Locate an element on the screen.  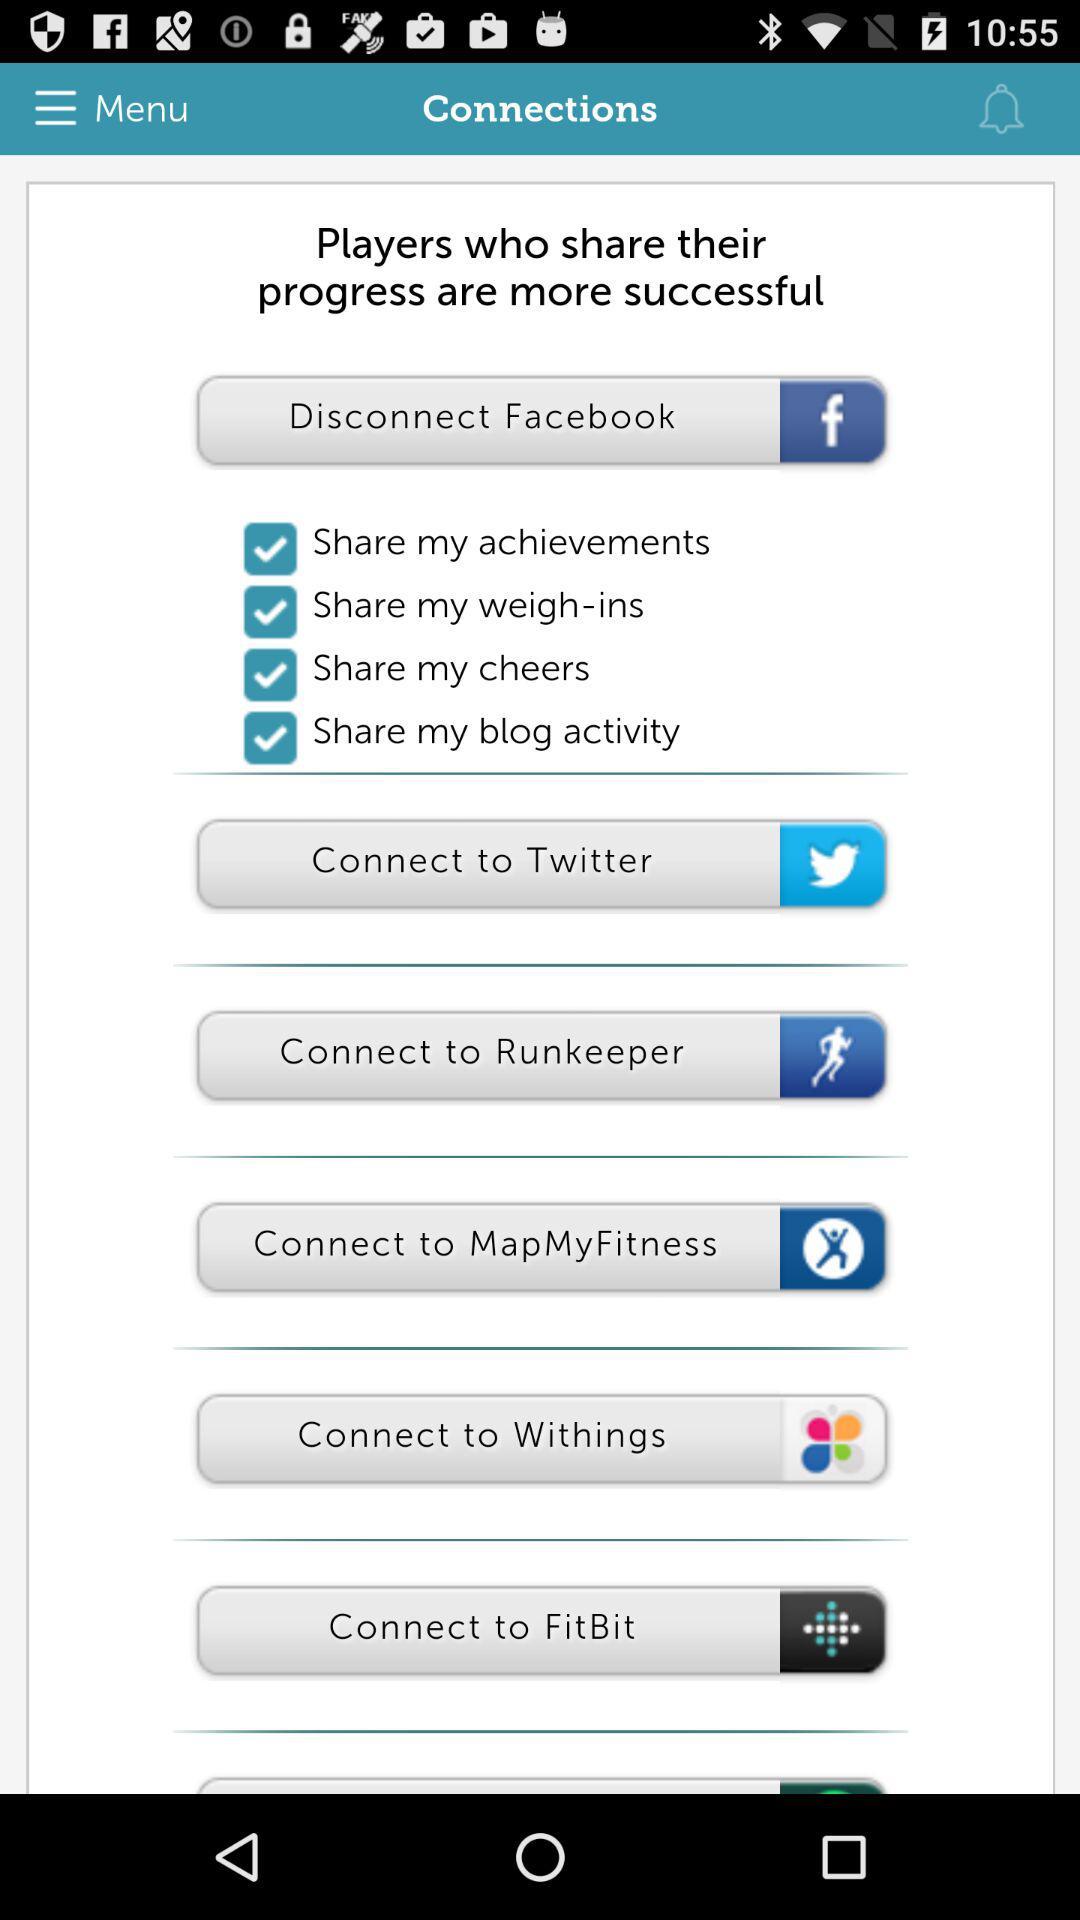
for adverisment is located at coordinates (540, 974).